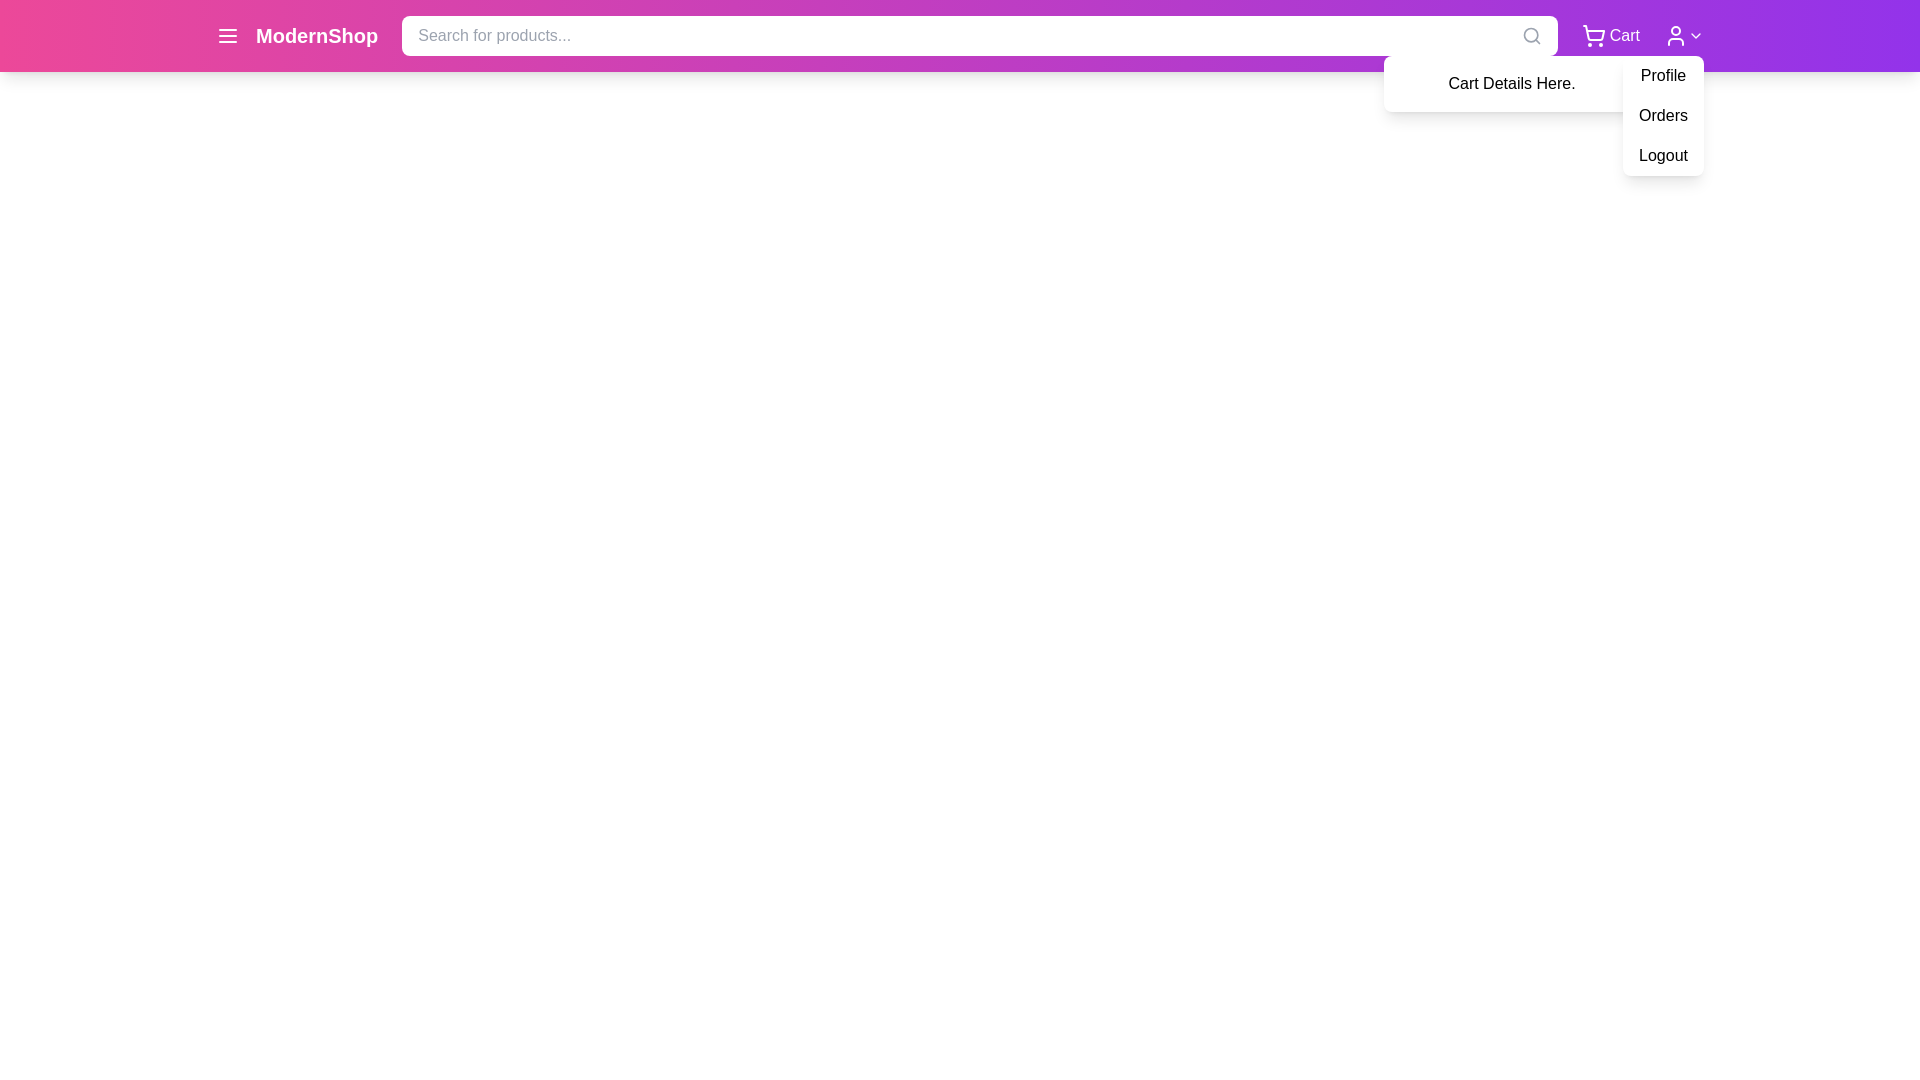 The height and width of the screenshot is (1080, 1920). What do you see at coordinates (316, 35) in the screenshot?
I see `the branding label located to the right of the menu icon` at bounding box center [316, 35].